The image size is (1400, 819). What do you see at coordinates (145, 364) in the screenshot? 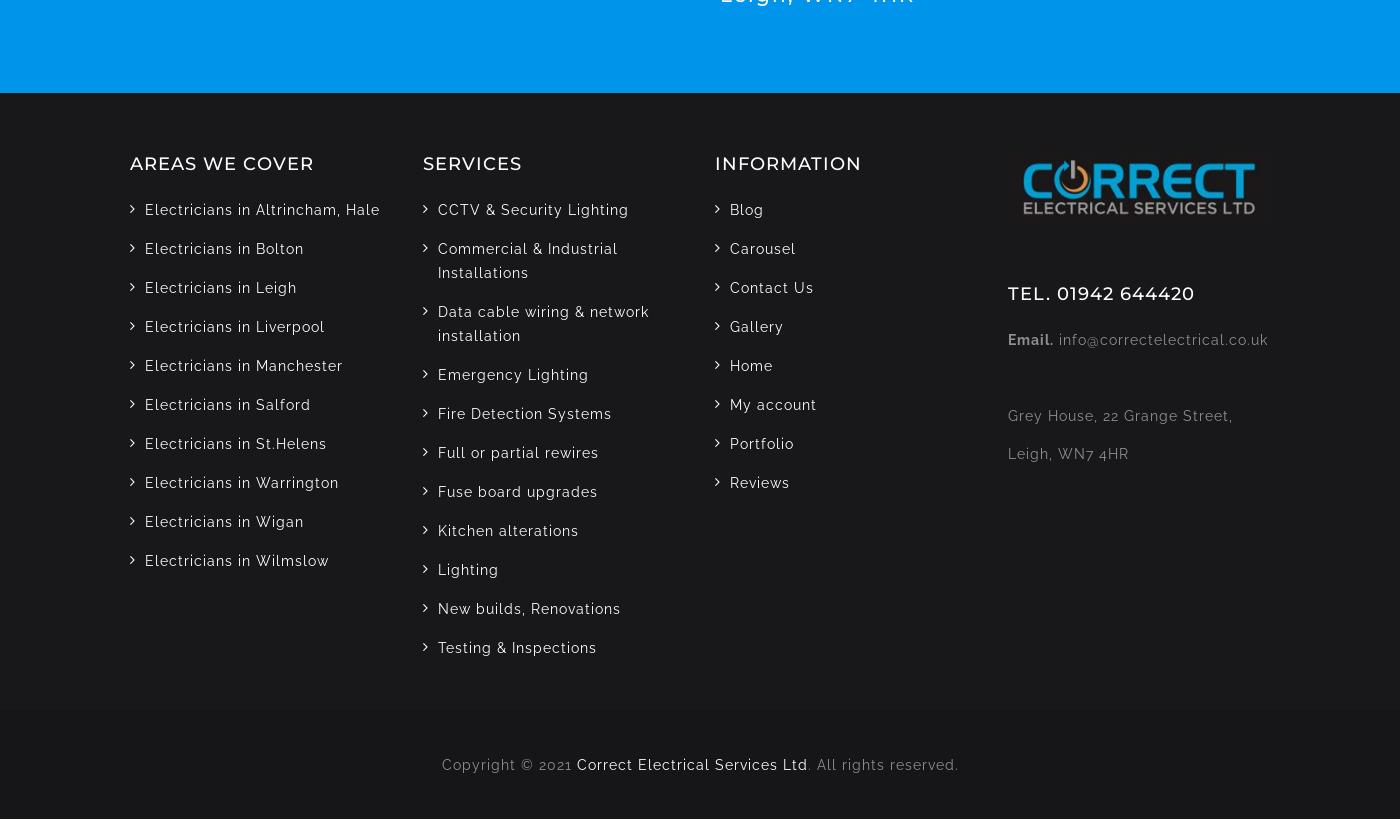
I see `'Electricians in Manchester'` at bounding box center [145, 364].